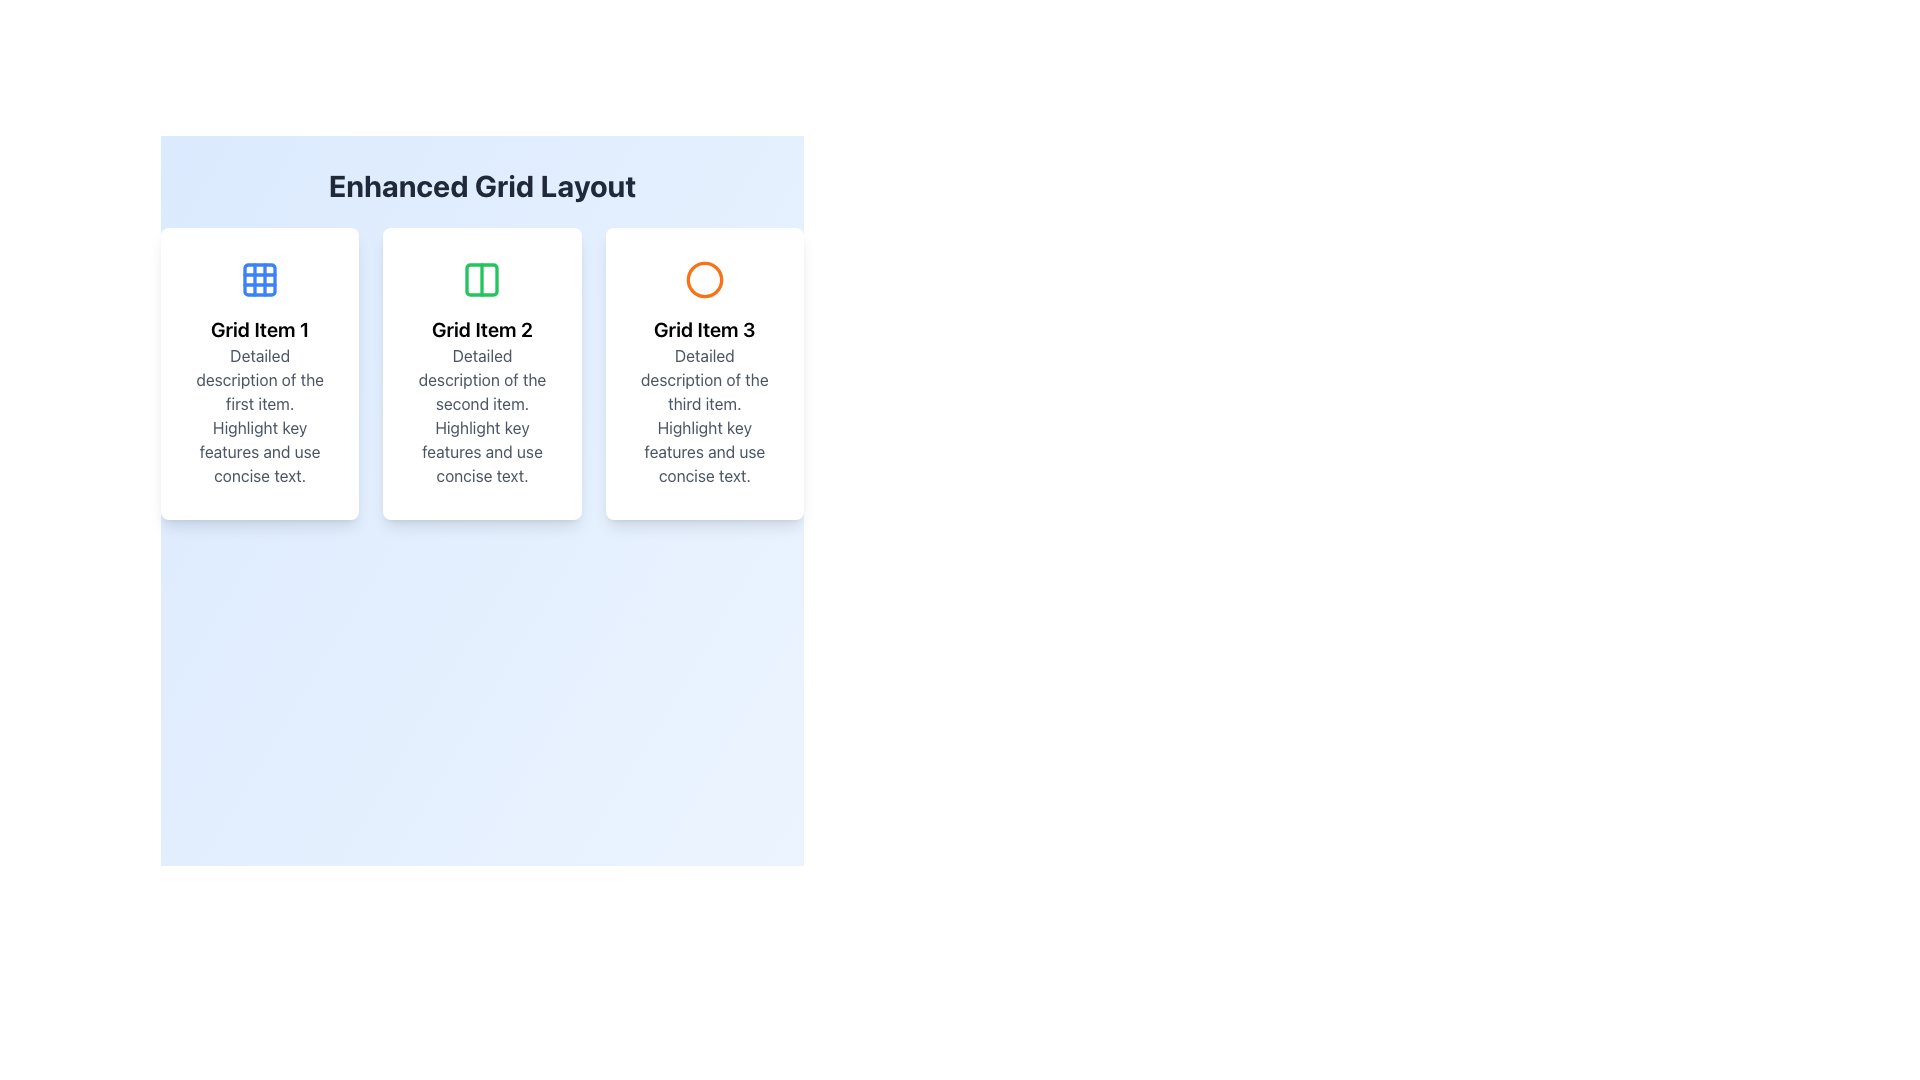 The height and width of the screenshot is (1080, 1920). Describe the element at coordinates (259, 280) in the screenshot. I see `the Decorative component within the SVG icon, which is the first box in a 3x3 grid located above 'Grid Item 1' on the leftmost card in the Enhanced Grid Layout` at that location.